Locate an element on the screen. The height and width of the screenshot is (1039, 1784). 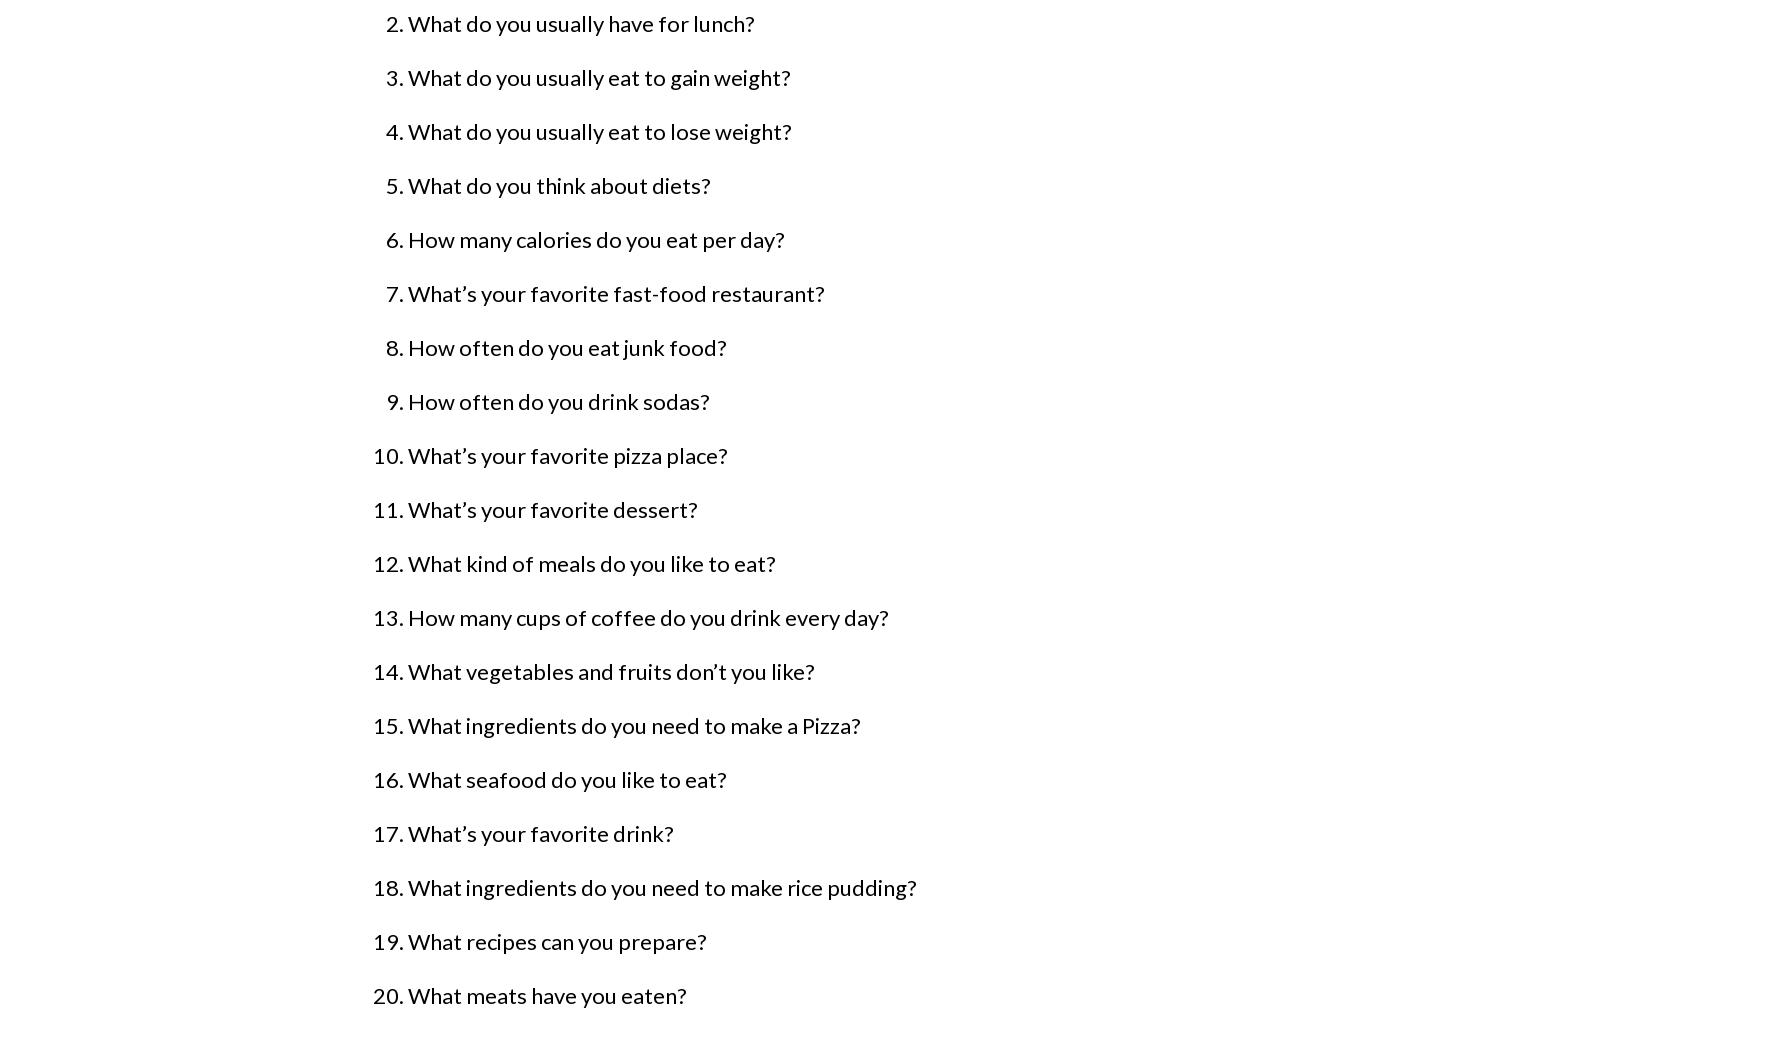
'What meats have you eaten?' is located at coordinates (407, 995).